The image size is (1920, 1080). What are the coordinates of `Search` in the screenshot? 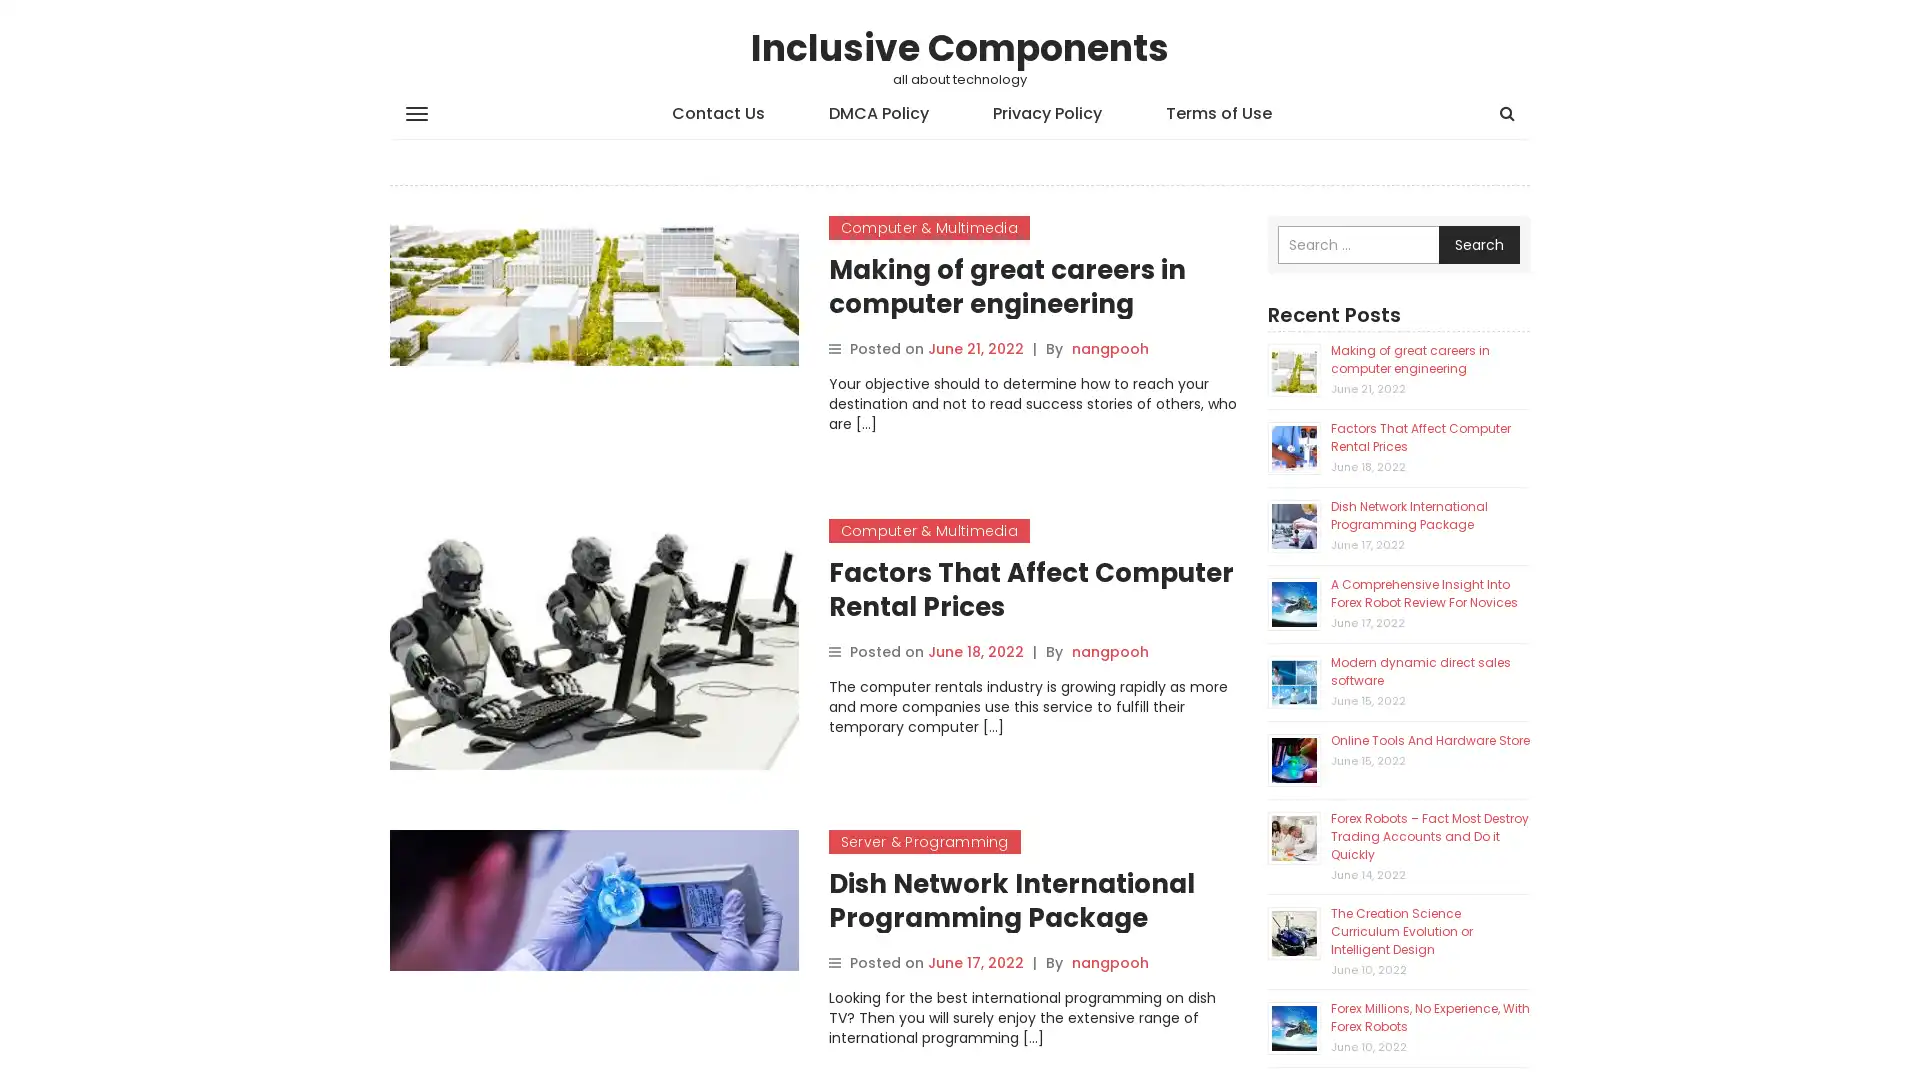 It's located at (1479, 244).